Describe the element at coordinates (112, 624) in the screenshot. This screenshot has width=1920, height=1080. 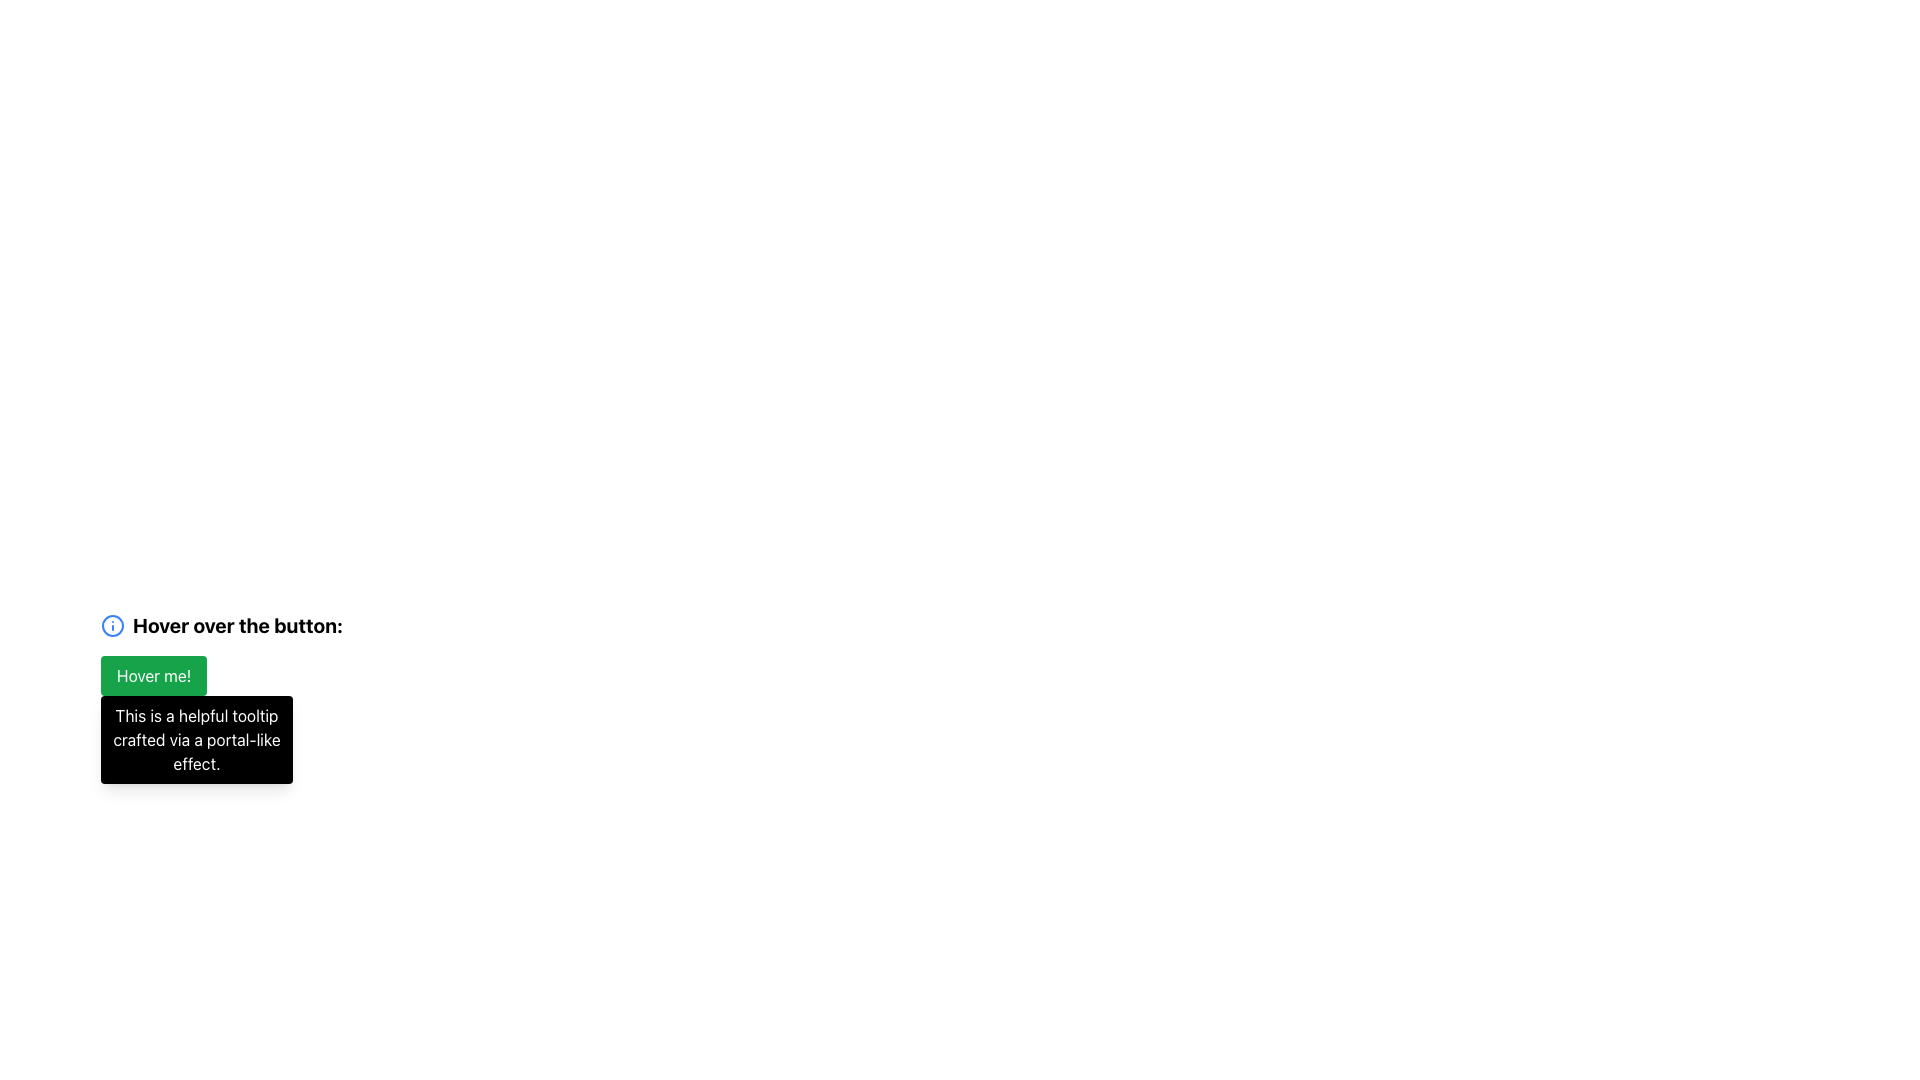
I see `the blue circular graphic that resembles an 'info' icon, located to the left of the text 'Hover over the button:'` at that location.